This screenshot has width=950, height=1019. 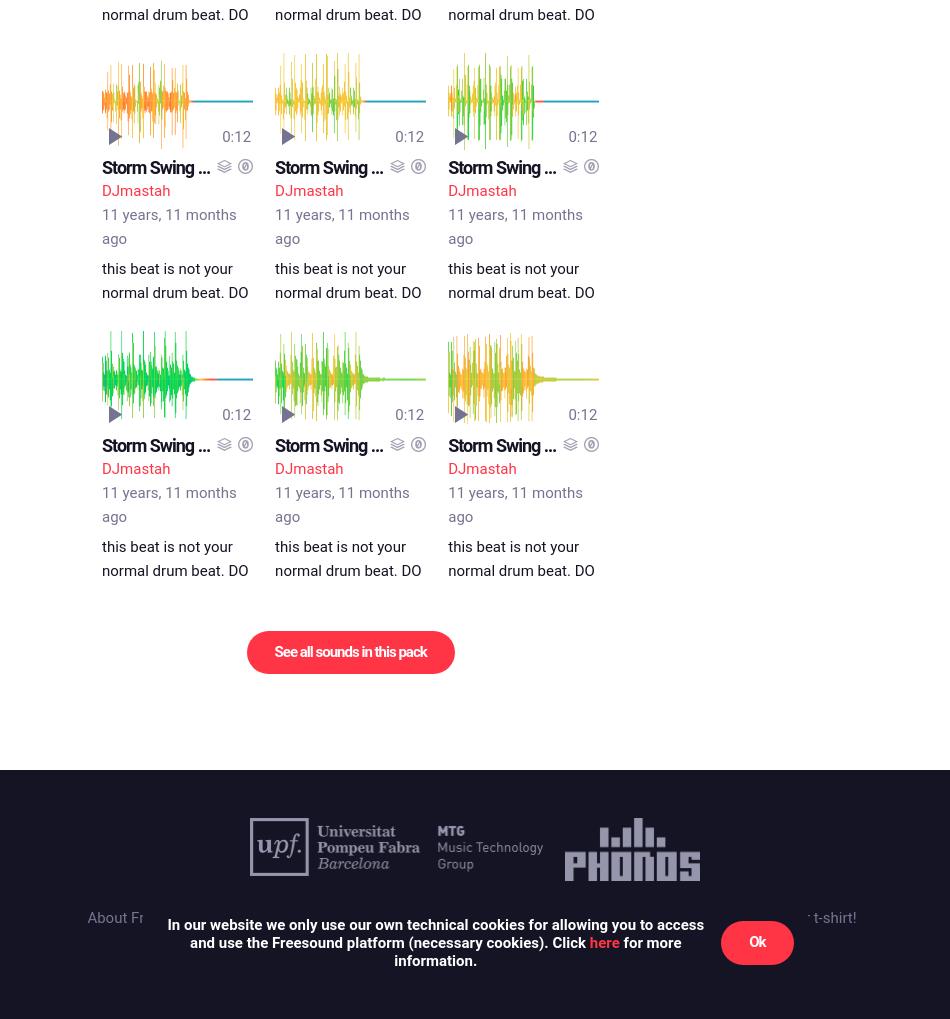 What do you see at coordinates (519, 442) in the screenshot?
I see `'Storm Swing C.mp3'` at bounding box center [519, 442].